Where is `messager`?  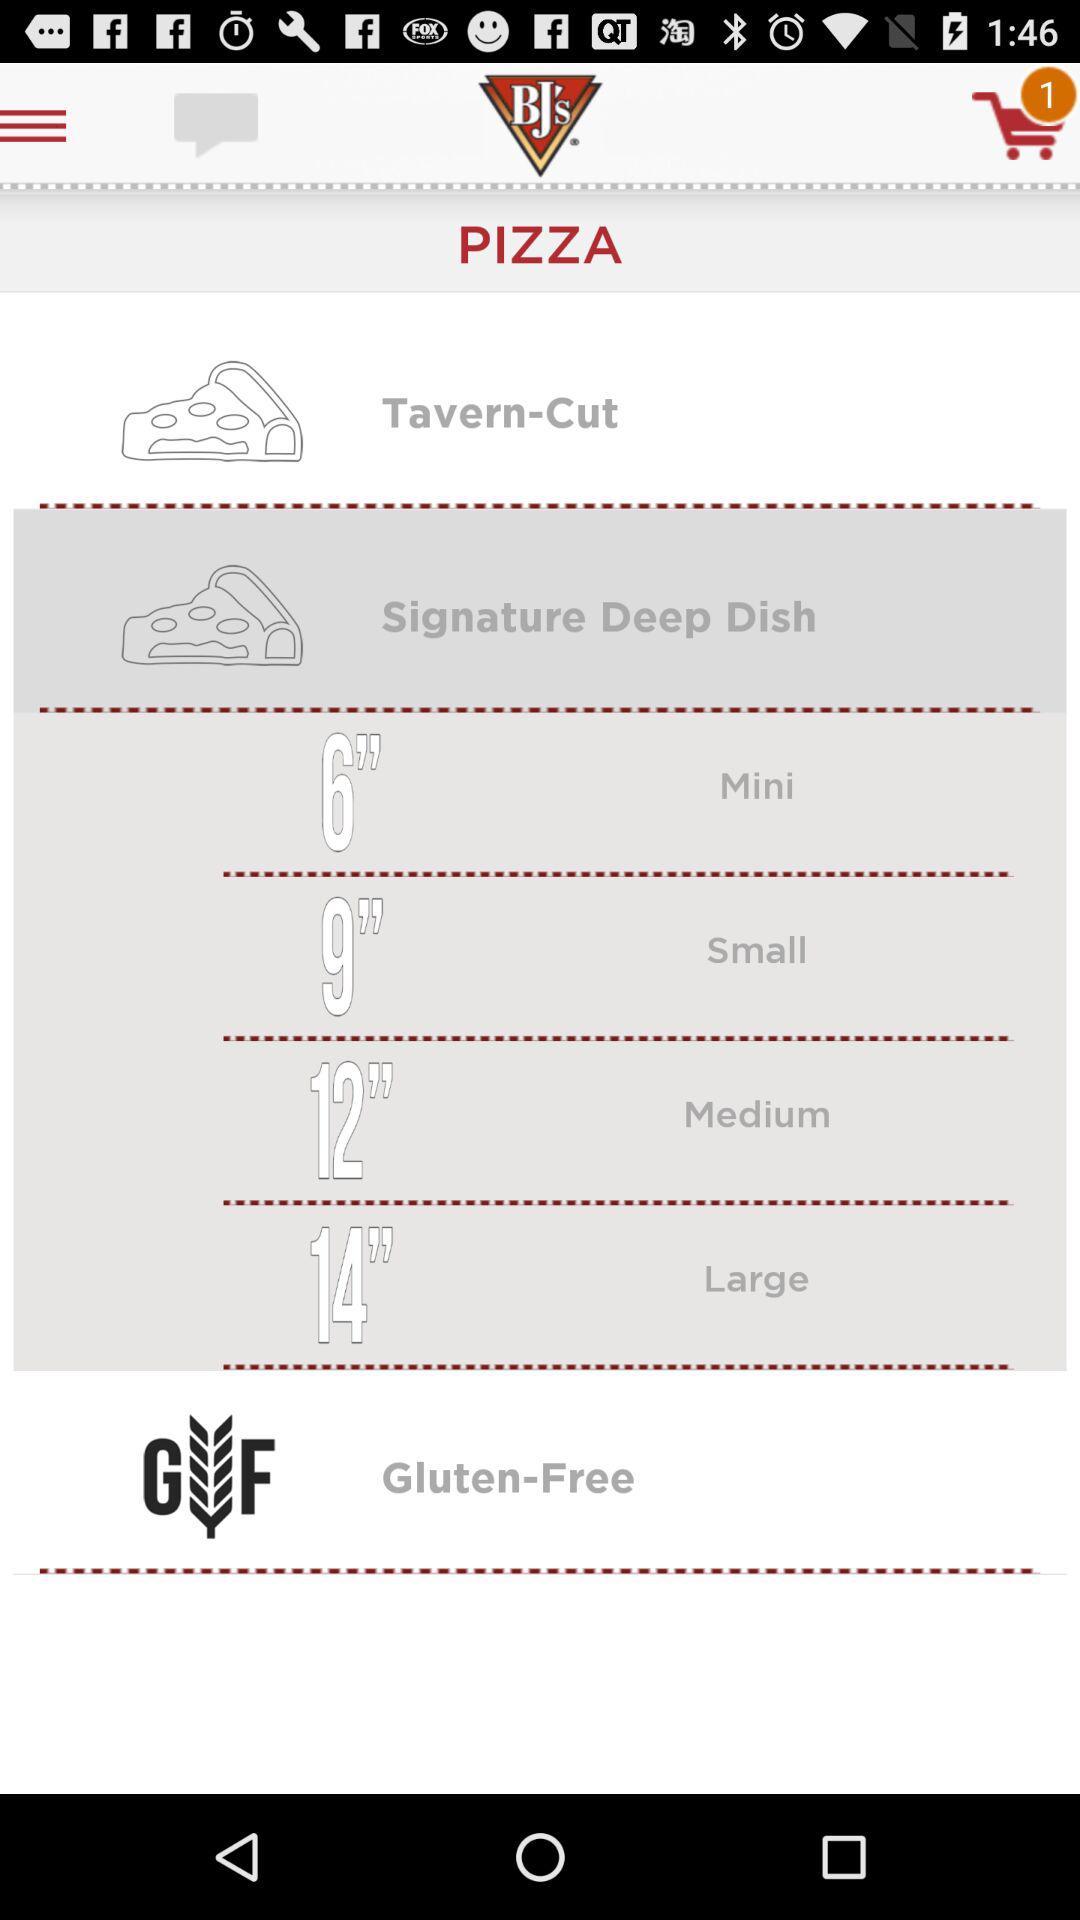 messager is located at coordinates (218, 124).